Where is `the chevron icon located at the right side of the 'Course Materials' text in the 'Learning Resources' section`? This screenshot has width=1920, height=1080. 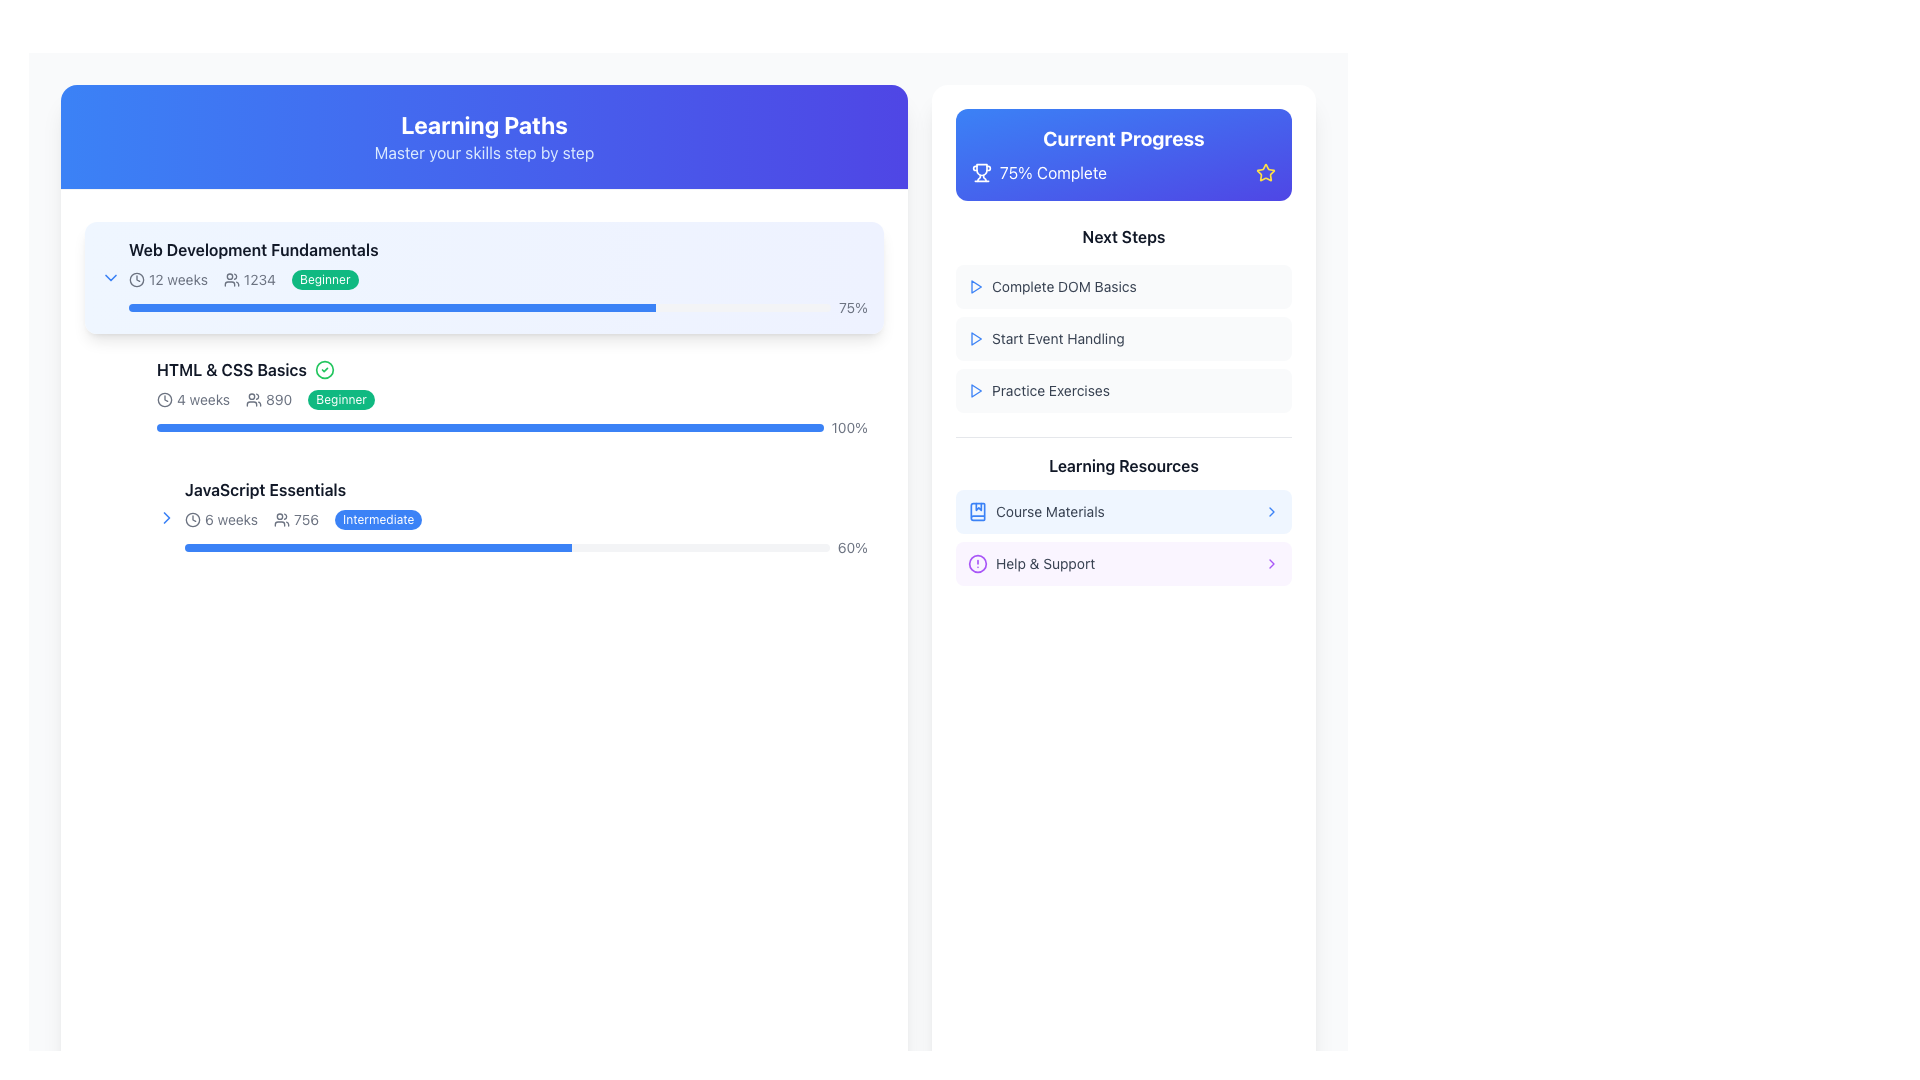 the chevron icon located at the right side of the 'Course Materials' text in the 'Learning Resources' section is located at coordinates (1271, 511).